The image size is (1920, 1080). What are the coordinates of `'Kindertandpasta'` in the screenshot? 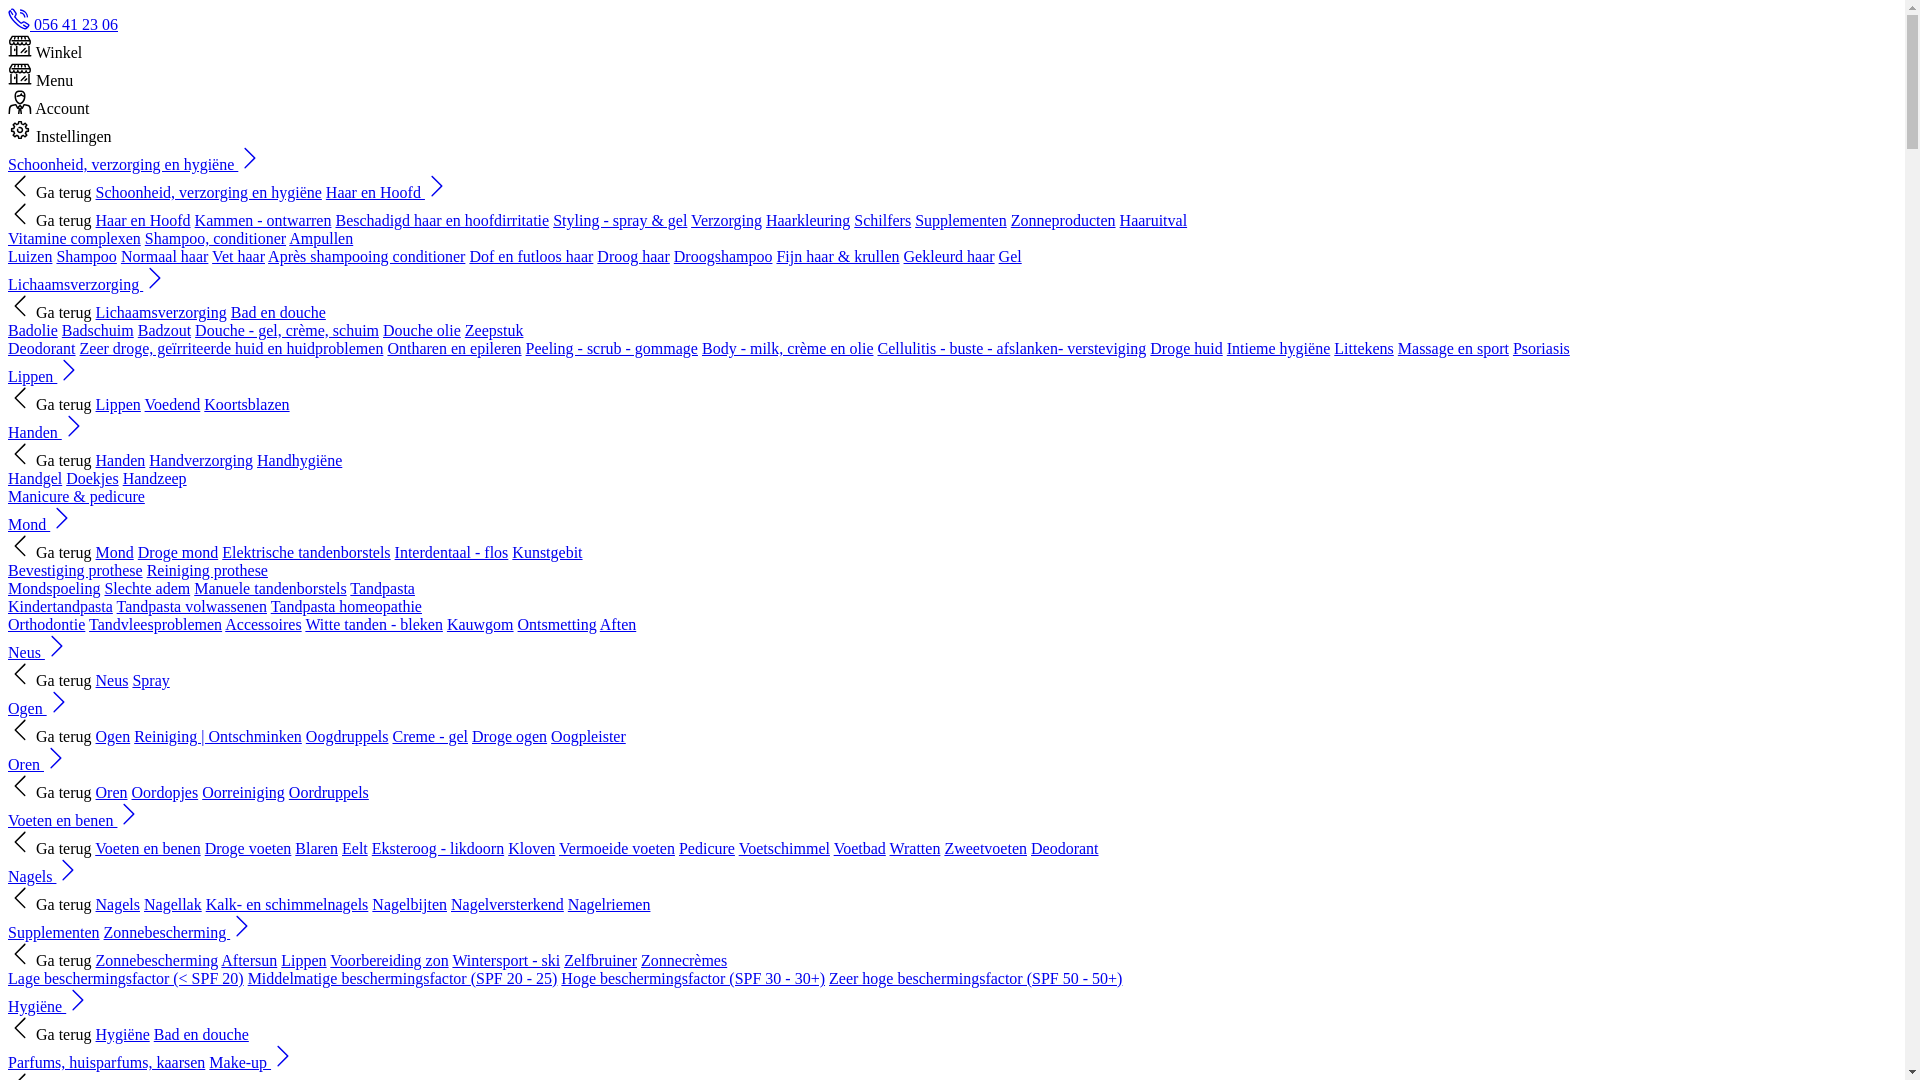 It's located at (60, 605).